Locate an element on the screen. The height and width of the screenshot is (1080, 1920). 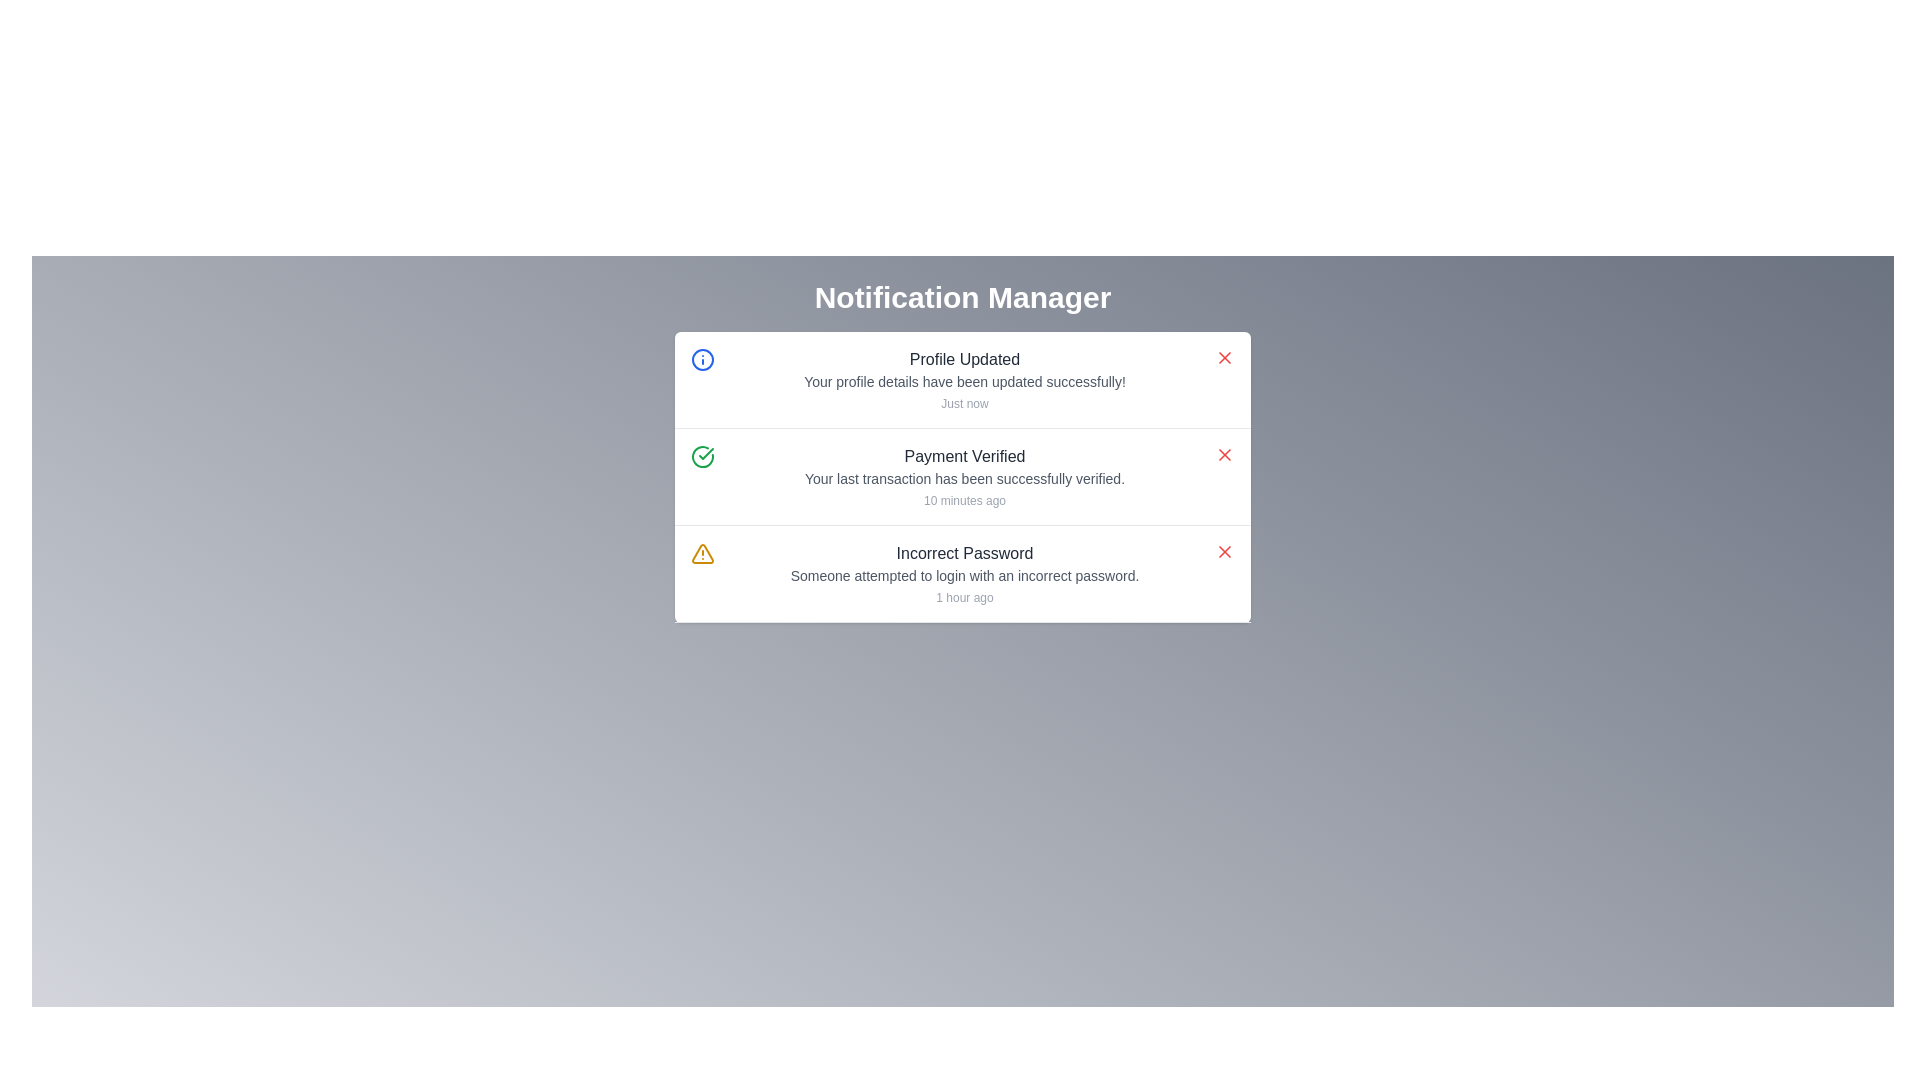
green circular icon line segment in the second notification item for debugging purposes is located at coordinates (702, 456).